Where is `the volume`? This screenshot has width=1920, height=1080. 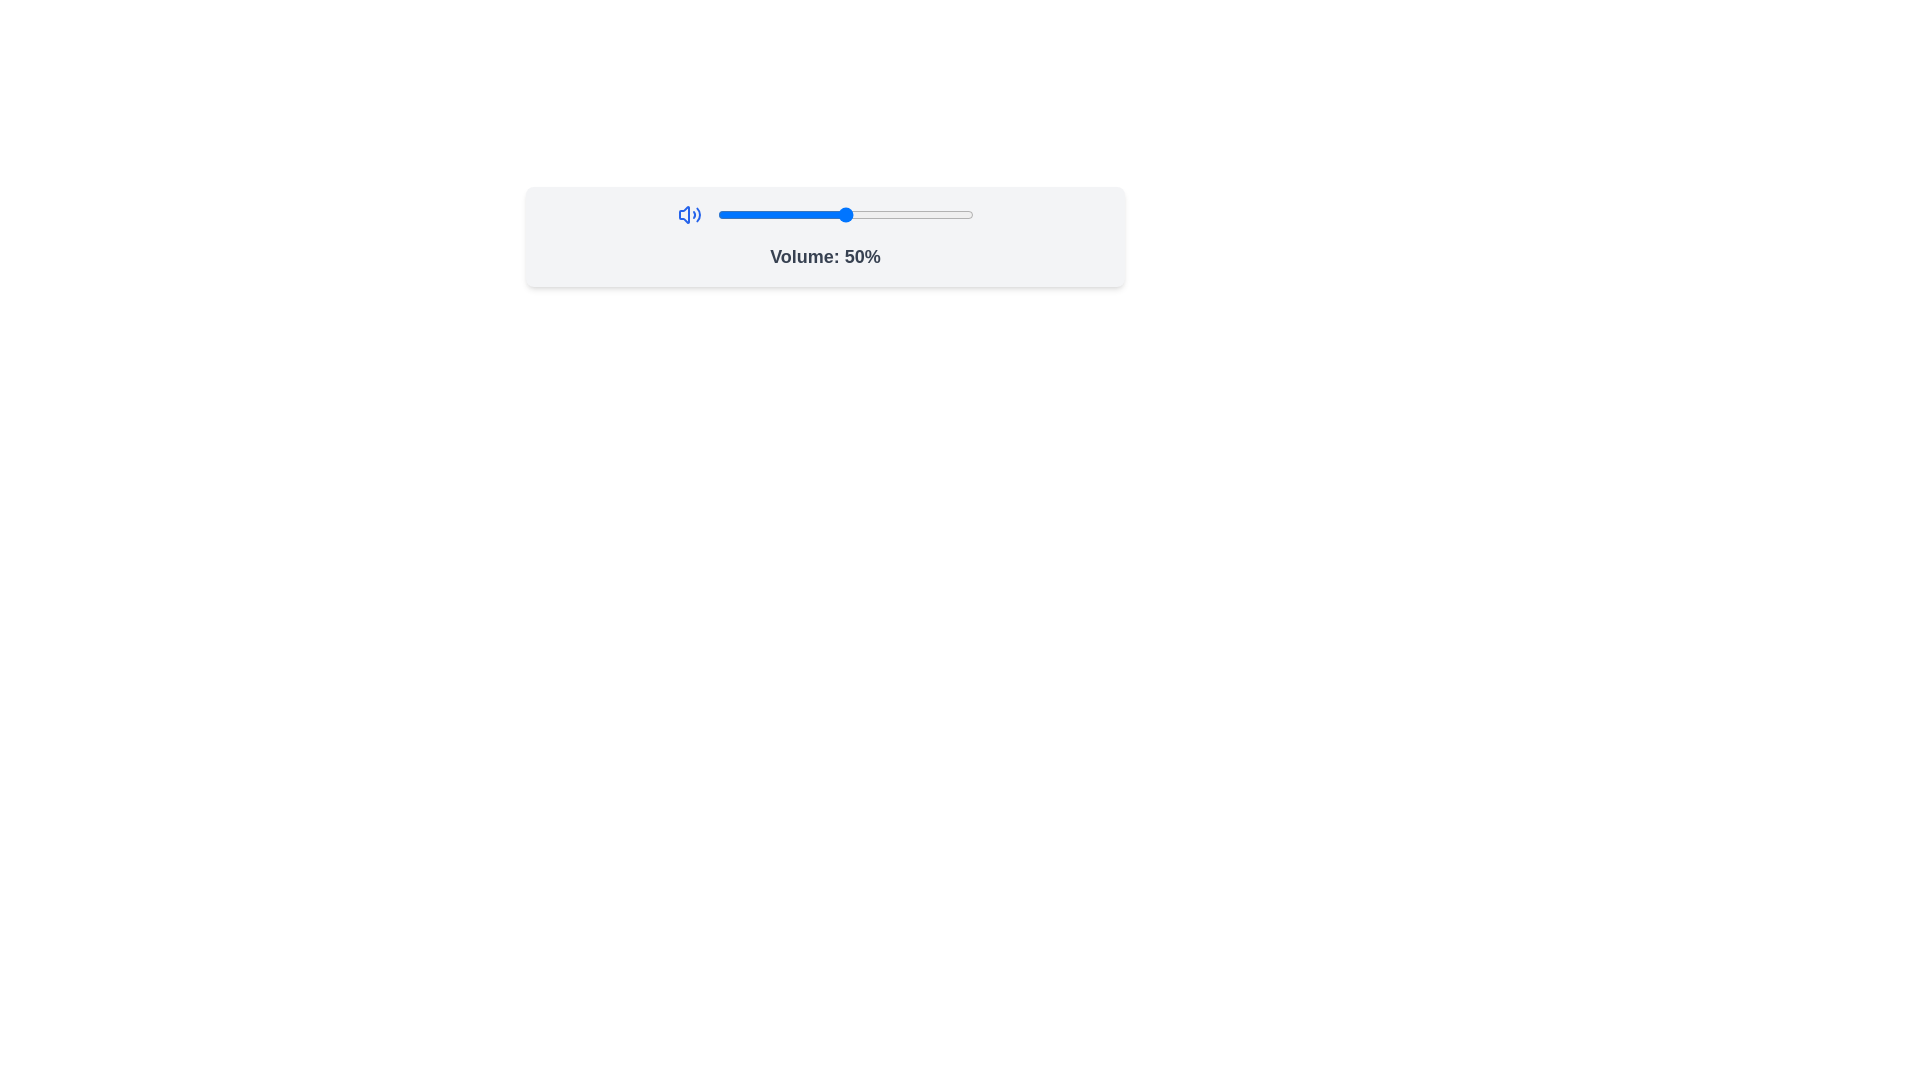 the volume is located at coordinates (726, 215).